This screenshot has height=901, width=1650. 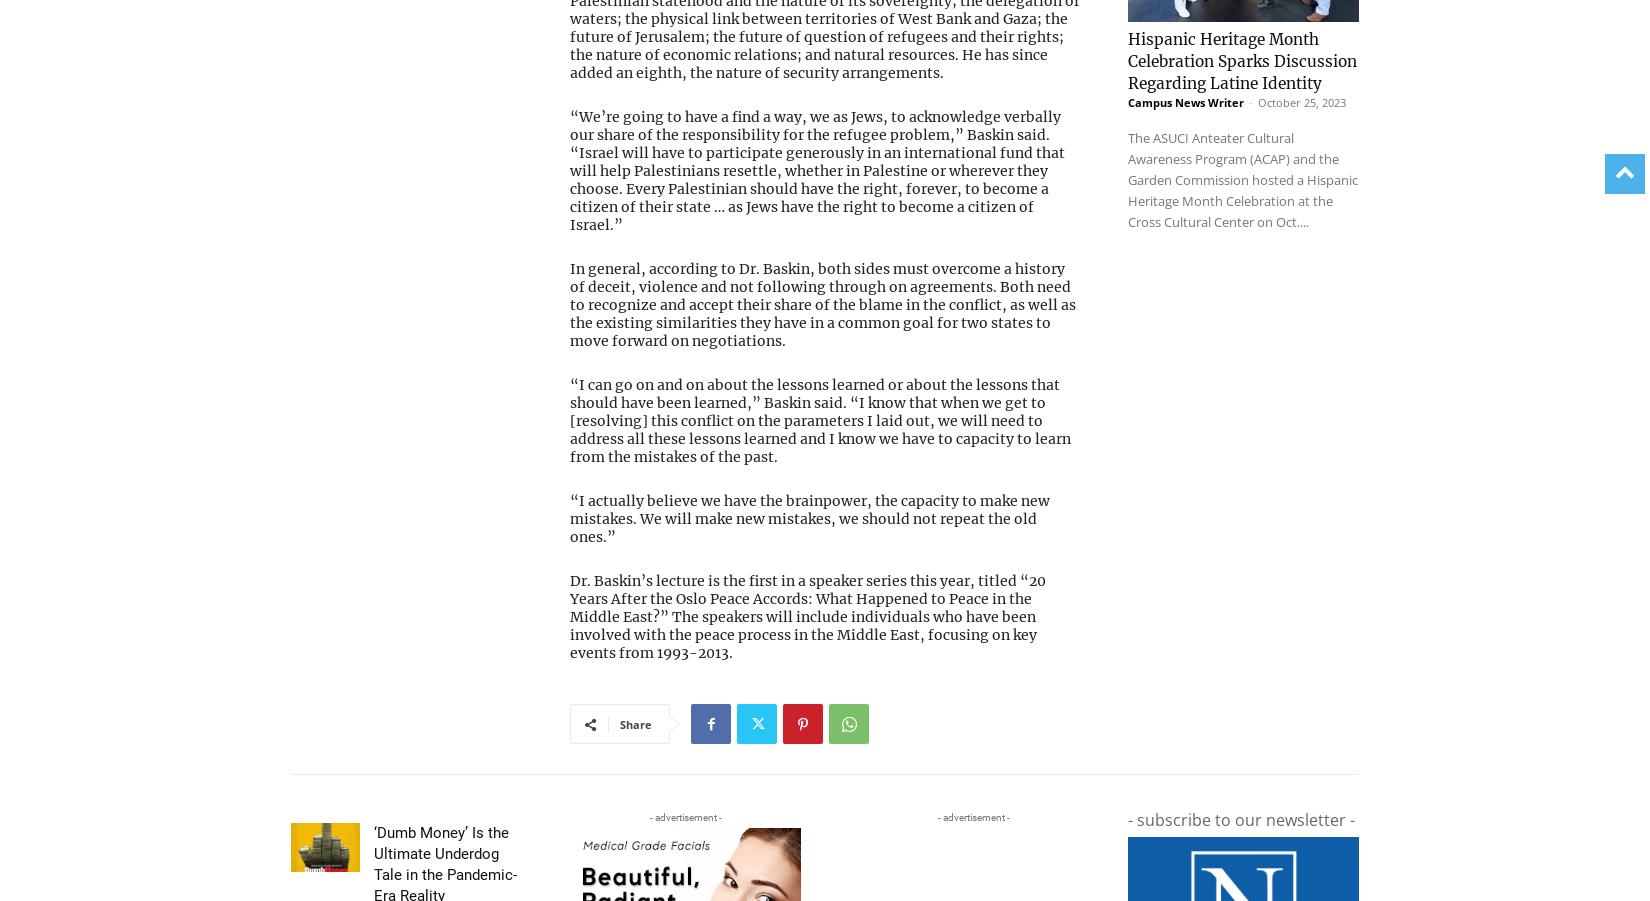 What do you see at coordinates (808, 518) in the screenshot?
I see `'“I actually believe we have the brainpower, the capacity to make new mistakes. We will make new mistakes, we should not repeat the old ones.”'` at bounding box center [808, 518].